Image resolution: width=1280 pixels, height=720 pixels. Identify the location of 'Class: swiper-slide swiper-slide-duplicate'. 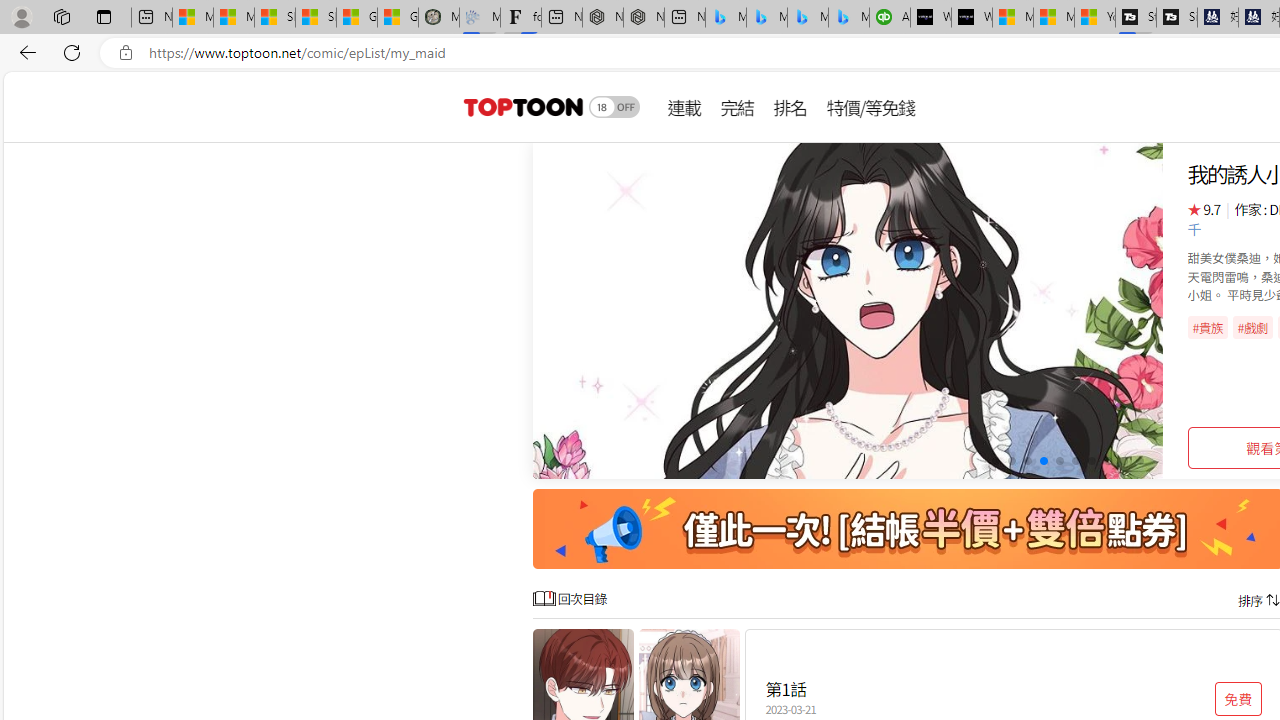
(848, 311).